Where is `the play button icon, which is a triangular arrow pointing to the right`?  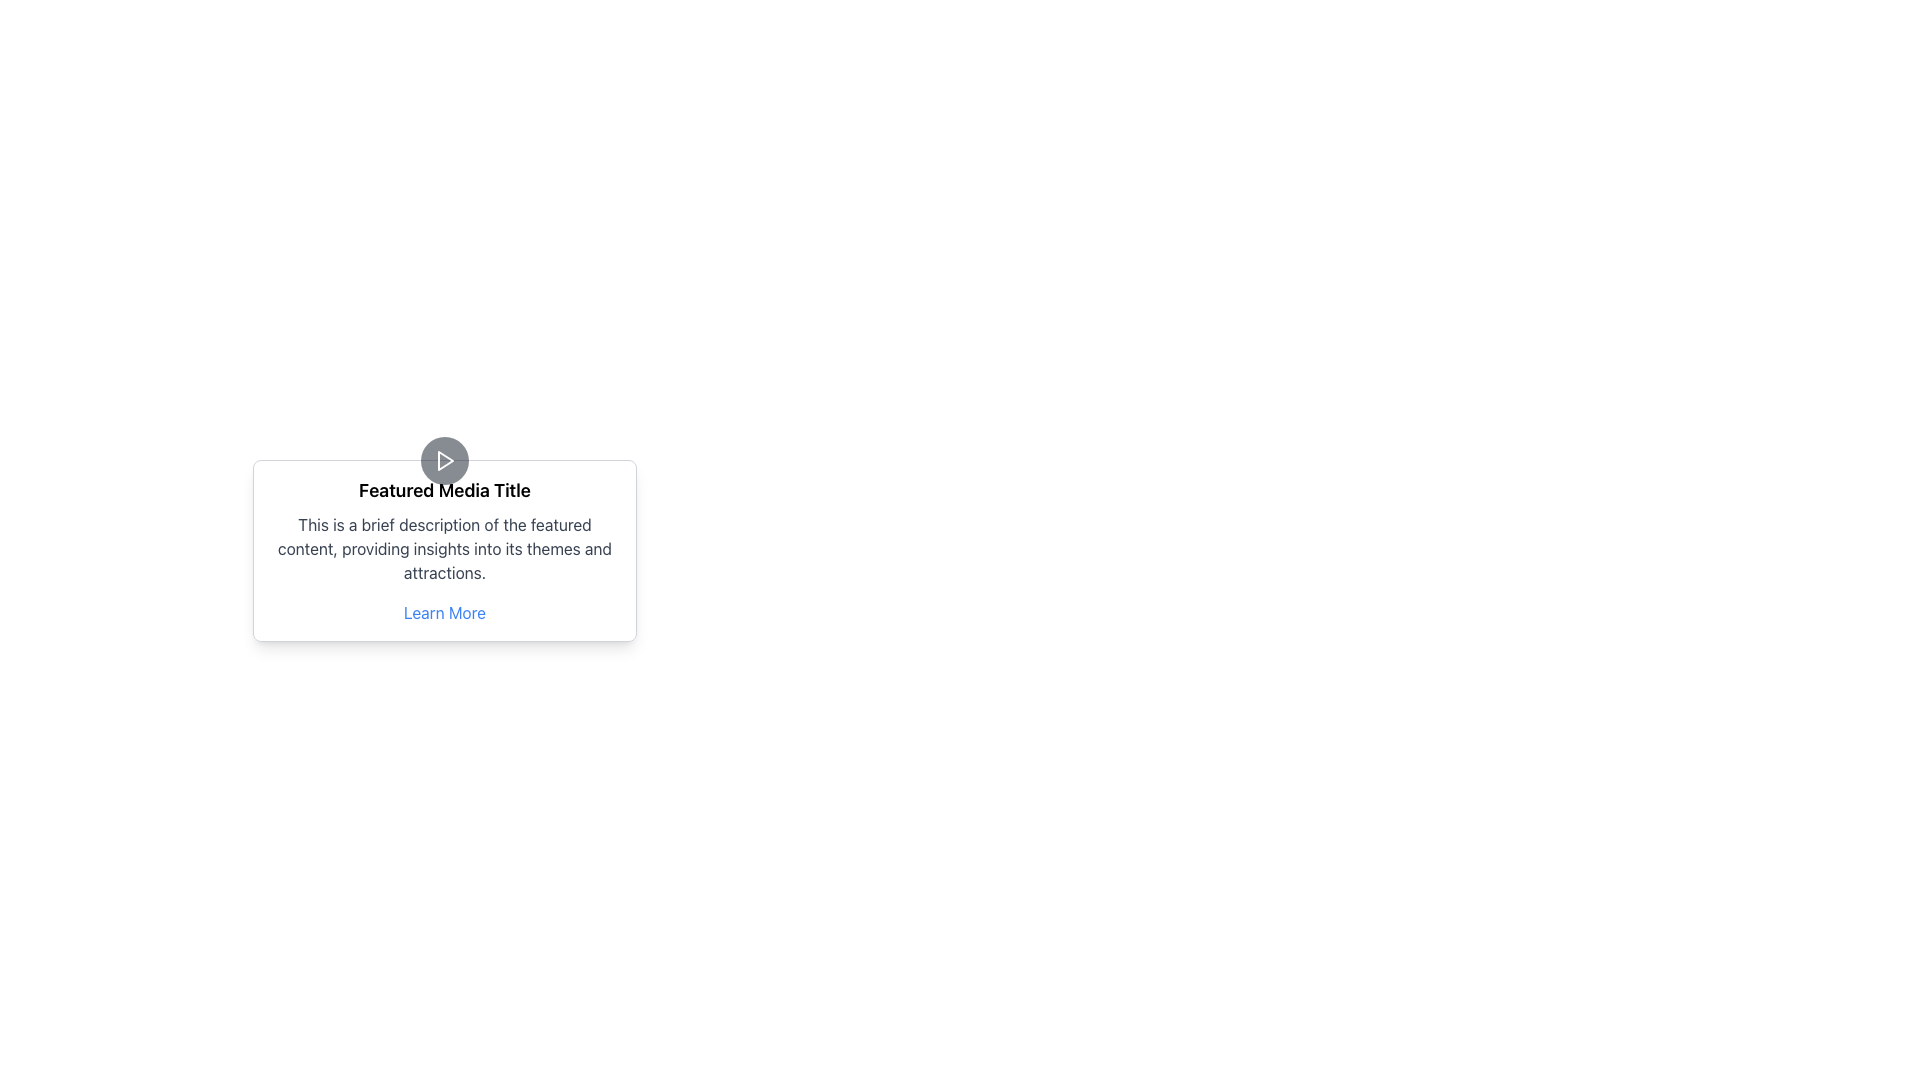
the play button icon, which is a triangular arrow pointing to the right is located at coordinates (445, 461).